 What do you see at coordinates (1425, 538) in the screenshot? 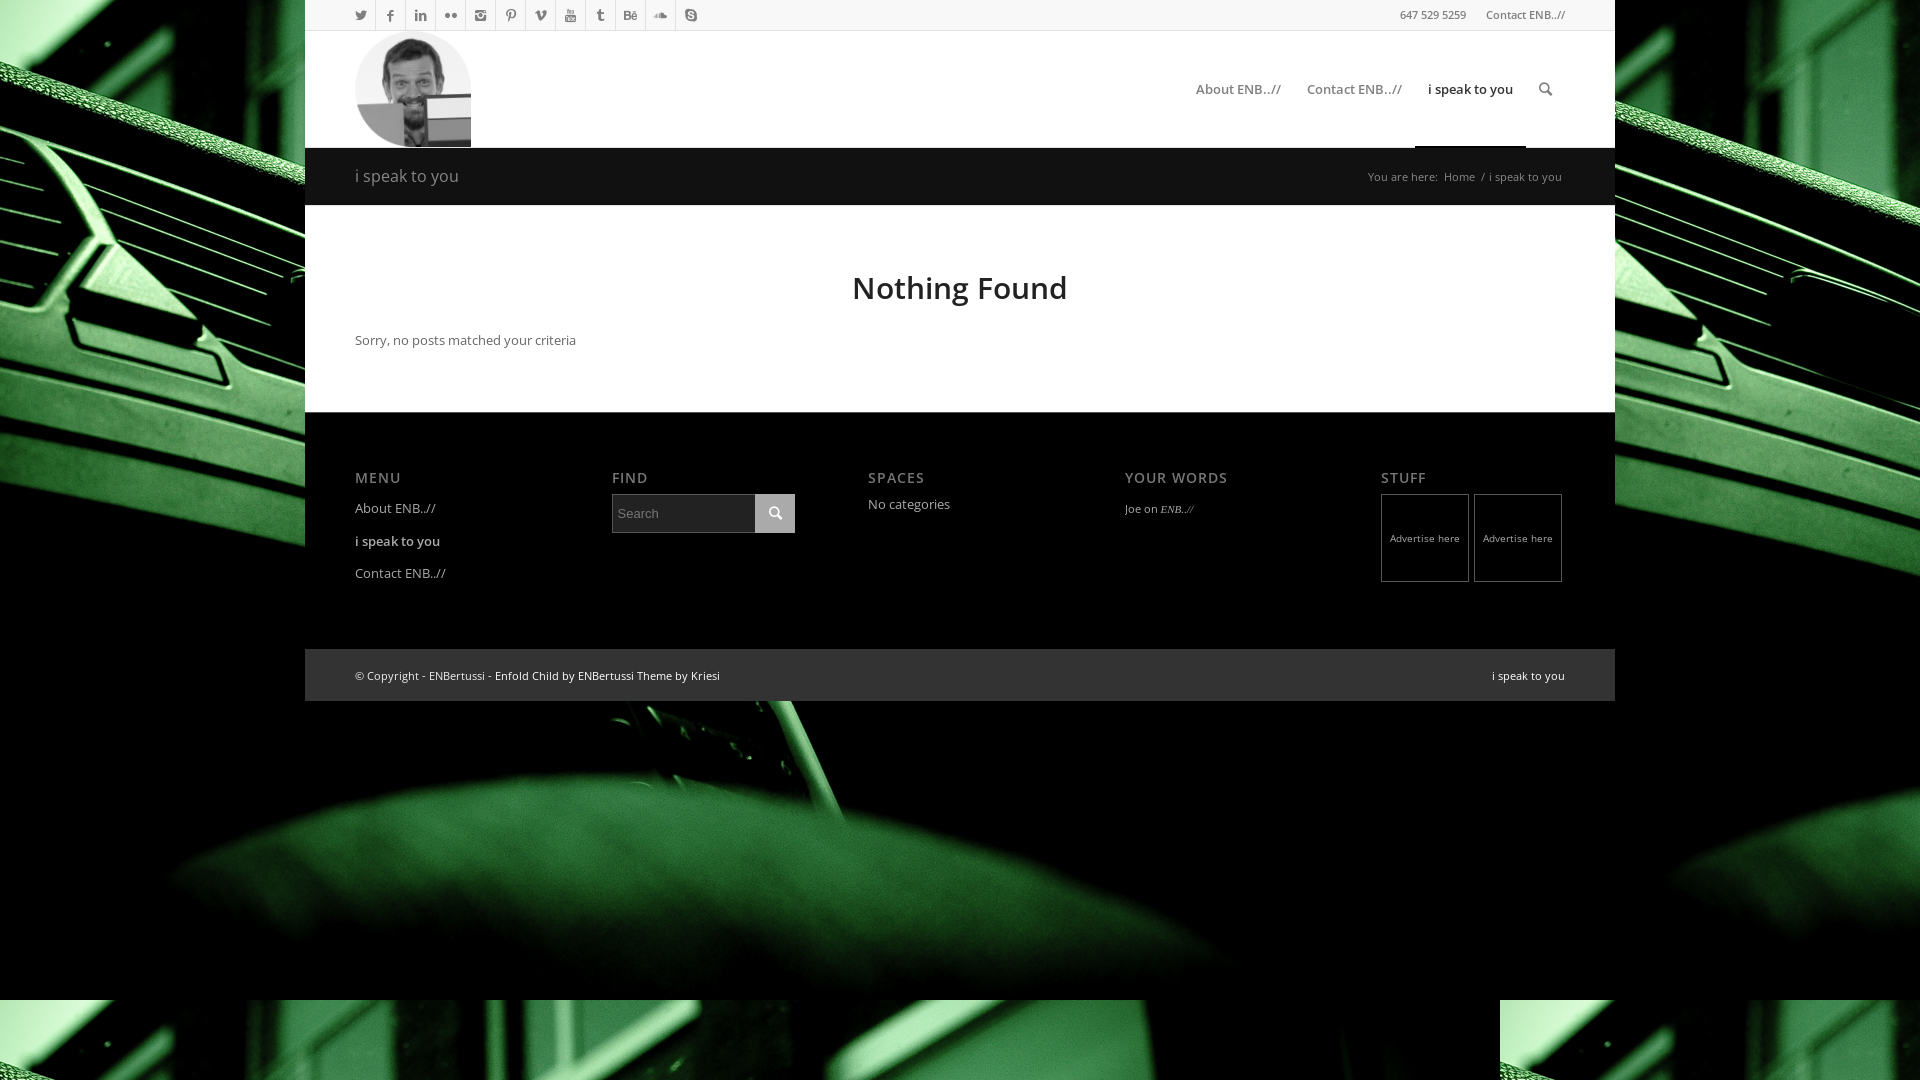
I see `'Advertise here'` at bounding box center [1425, 538].